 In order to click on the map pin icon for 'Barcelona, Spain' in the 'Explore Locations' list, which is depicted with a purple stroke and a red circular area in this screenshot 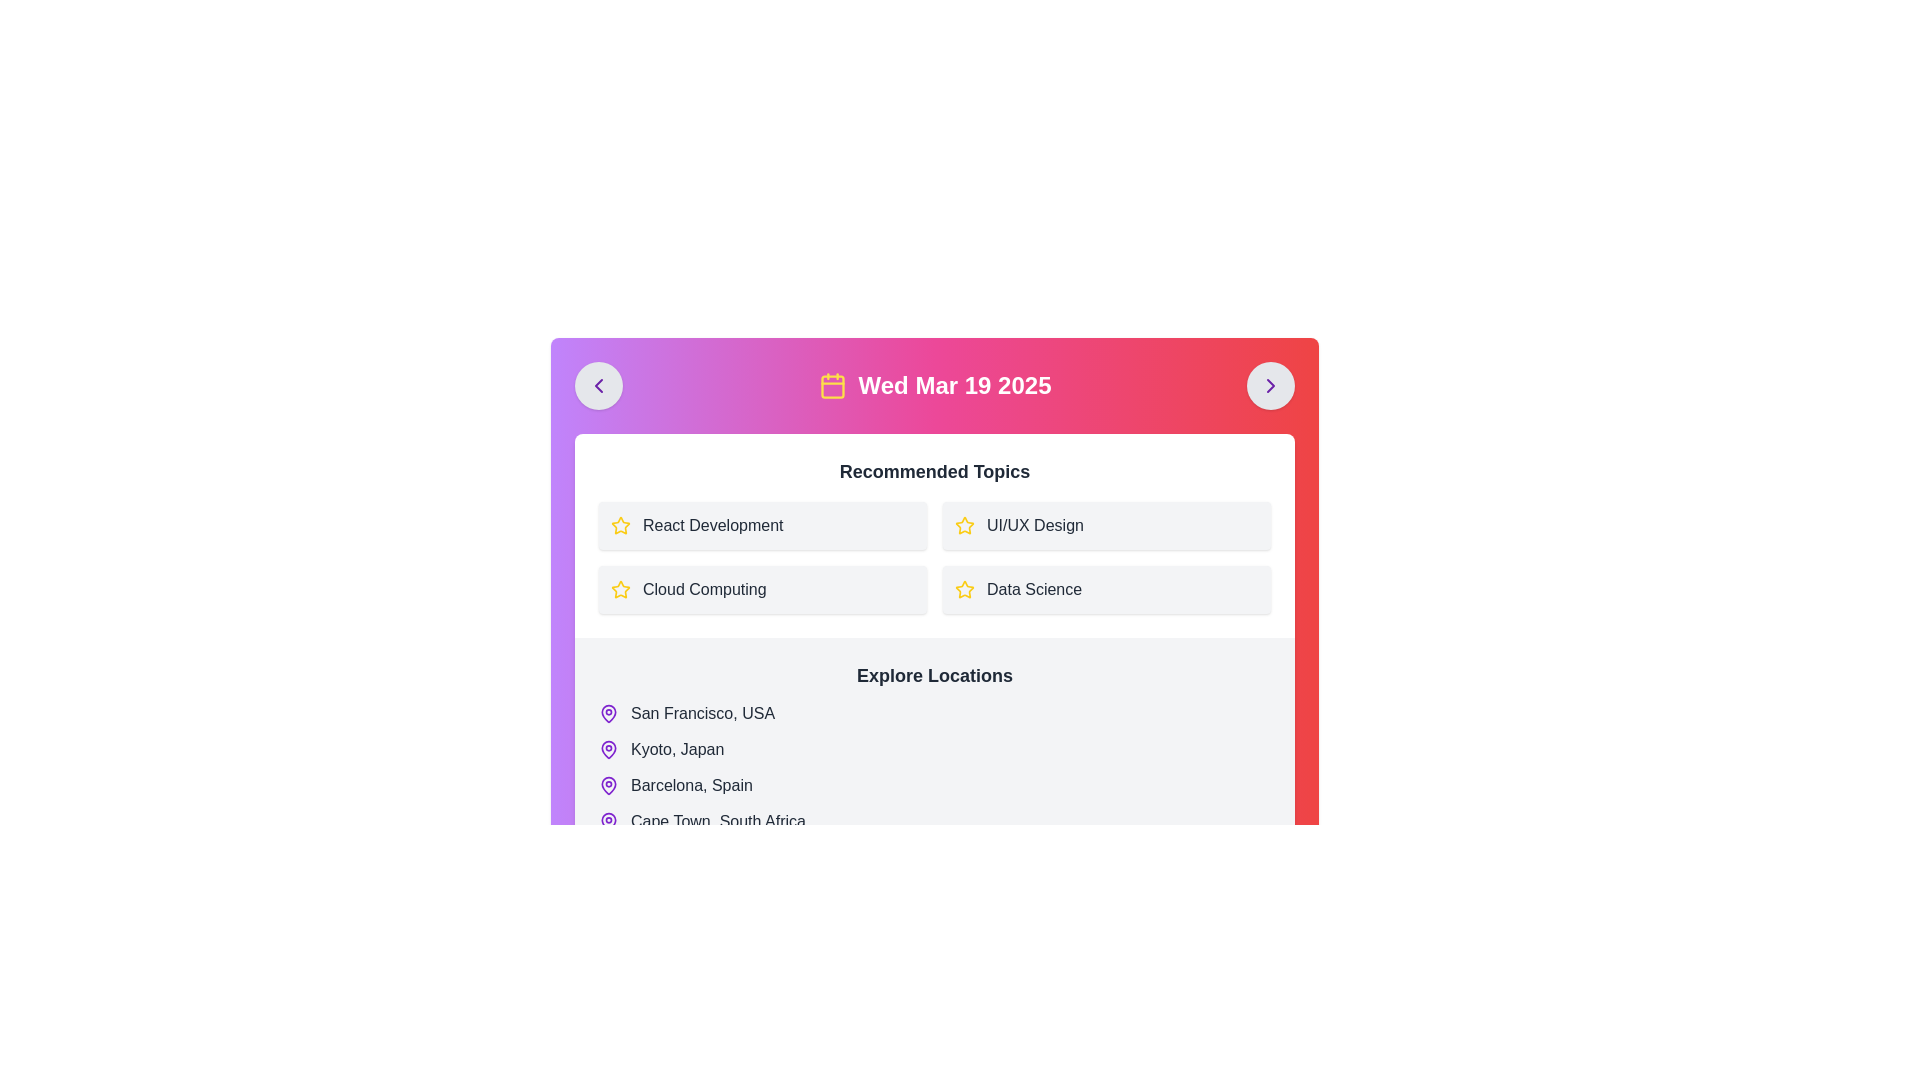, I will do `click(608, 784)`.